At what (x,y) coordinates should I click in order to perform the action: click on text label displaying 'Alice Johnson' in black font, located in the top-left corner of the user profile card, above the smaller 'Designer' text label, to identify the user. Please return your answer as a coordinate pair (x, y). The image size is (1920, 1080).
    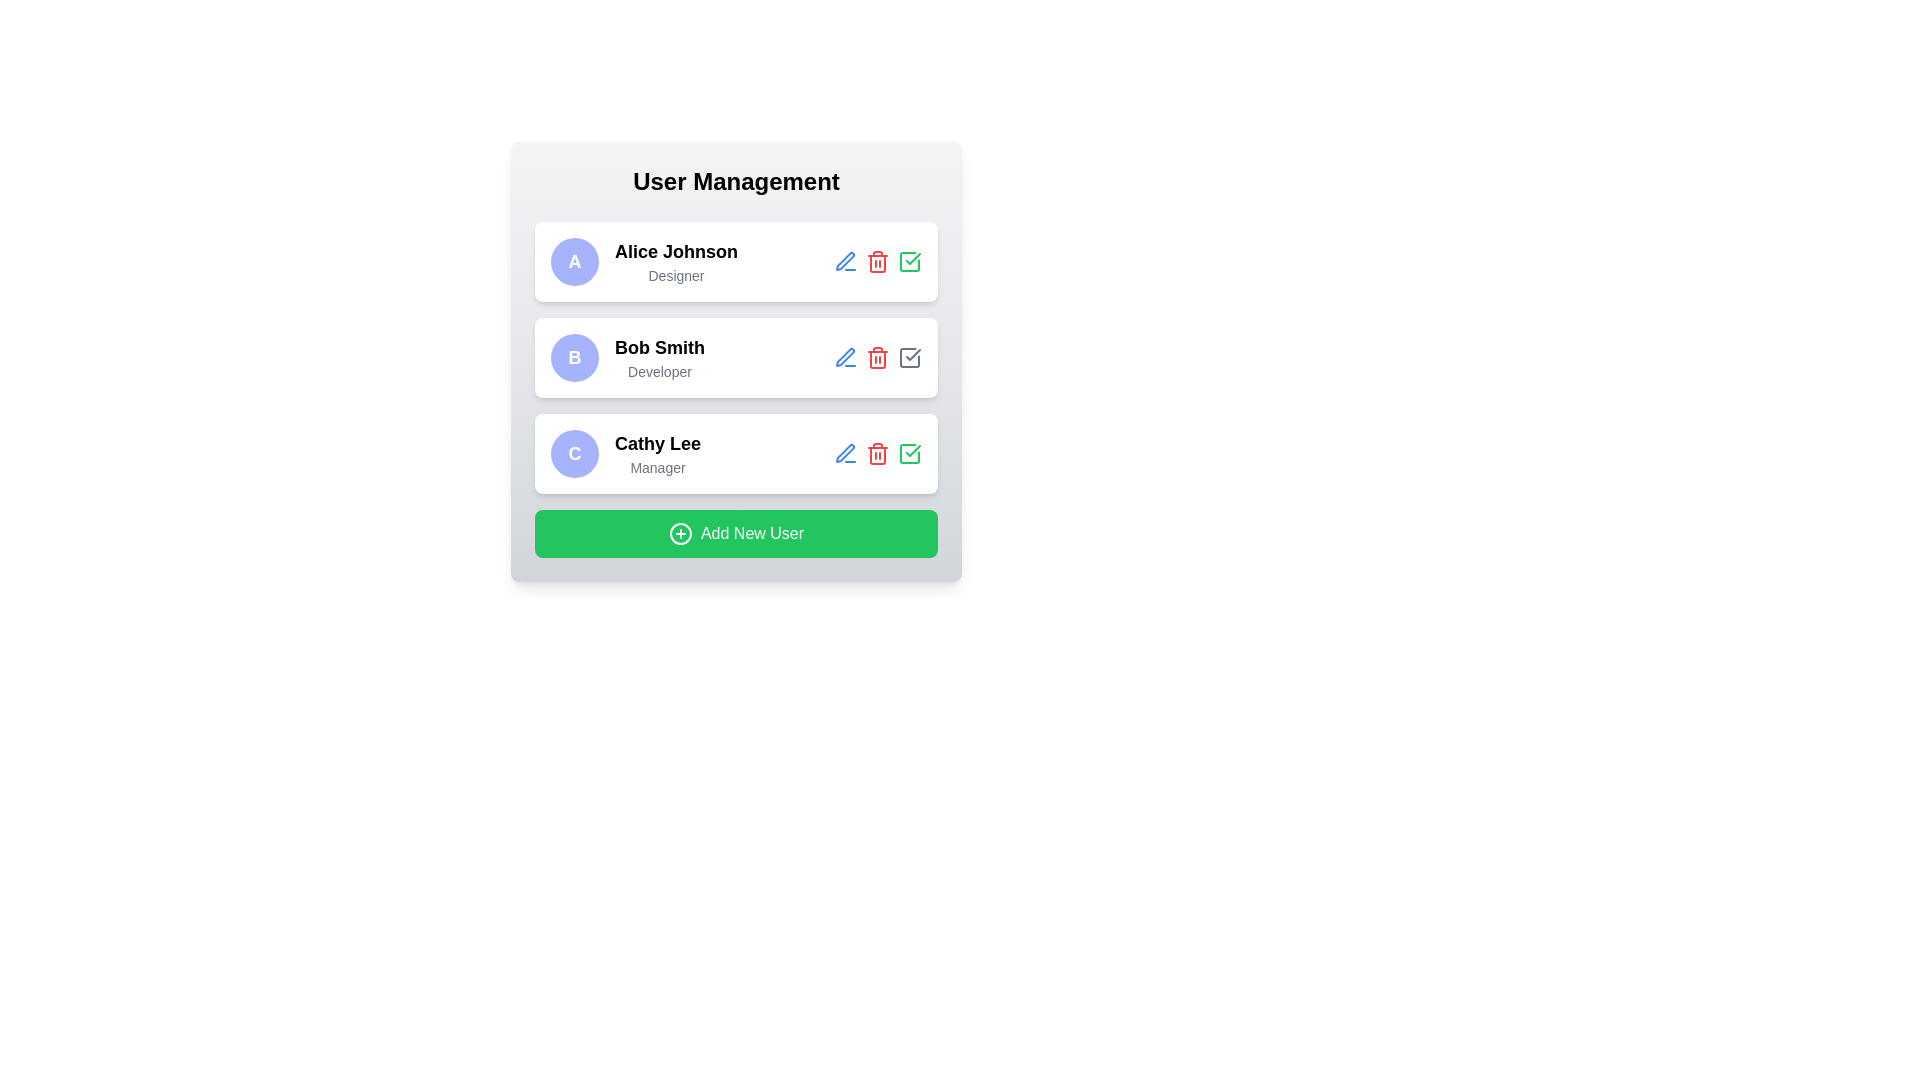
    Looking at the image, I should click on (676, 250).